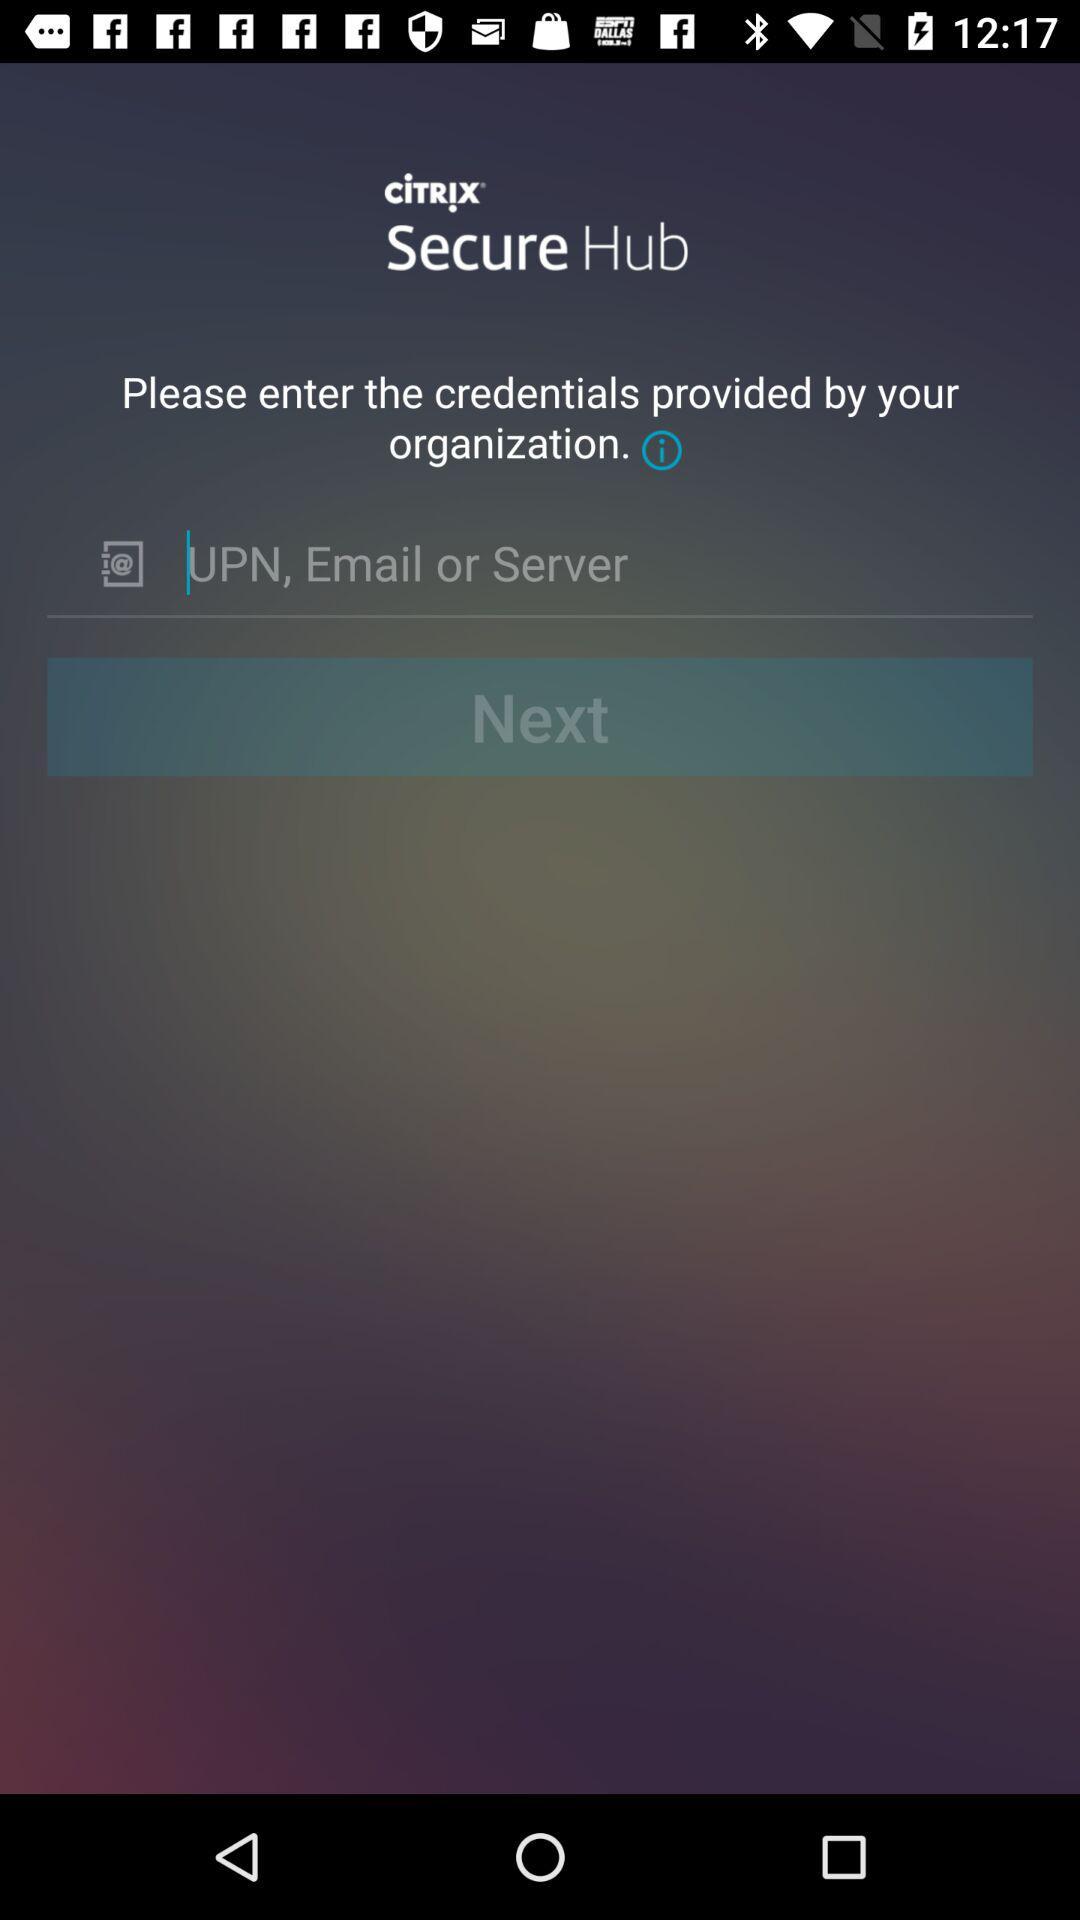 The image size is (1080, 1920). Describe the element at coordinates (593, 561) in the screenshot. I see `credentials` at that location.